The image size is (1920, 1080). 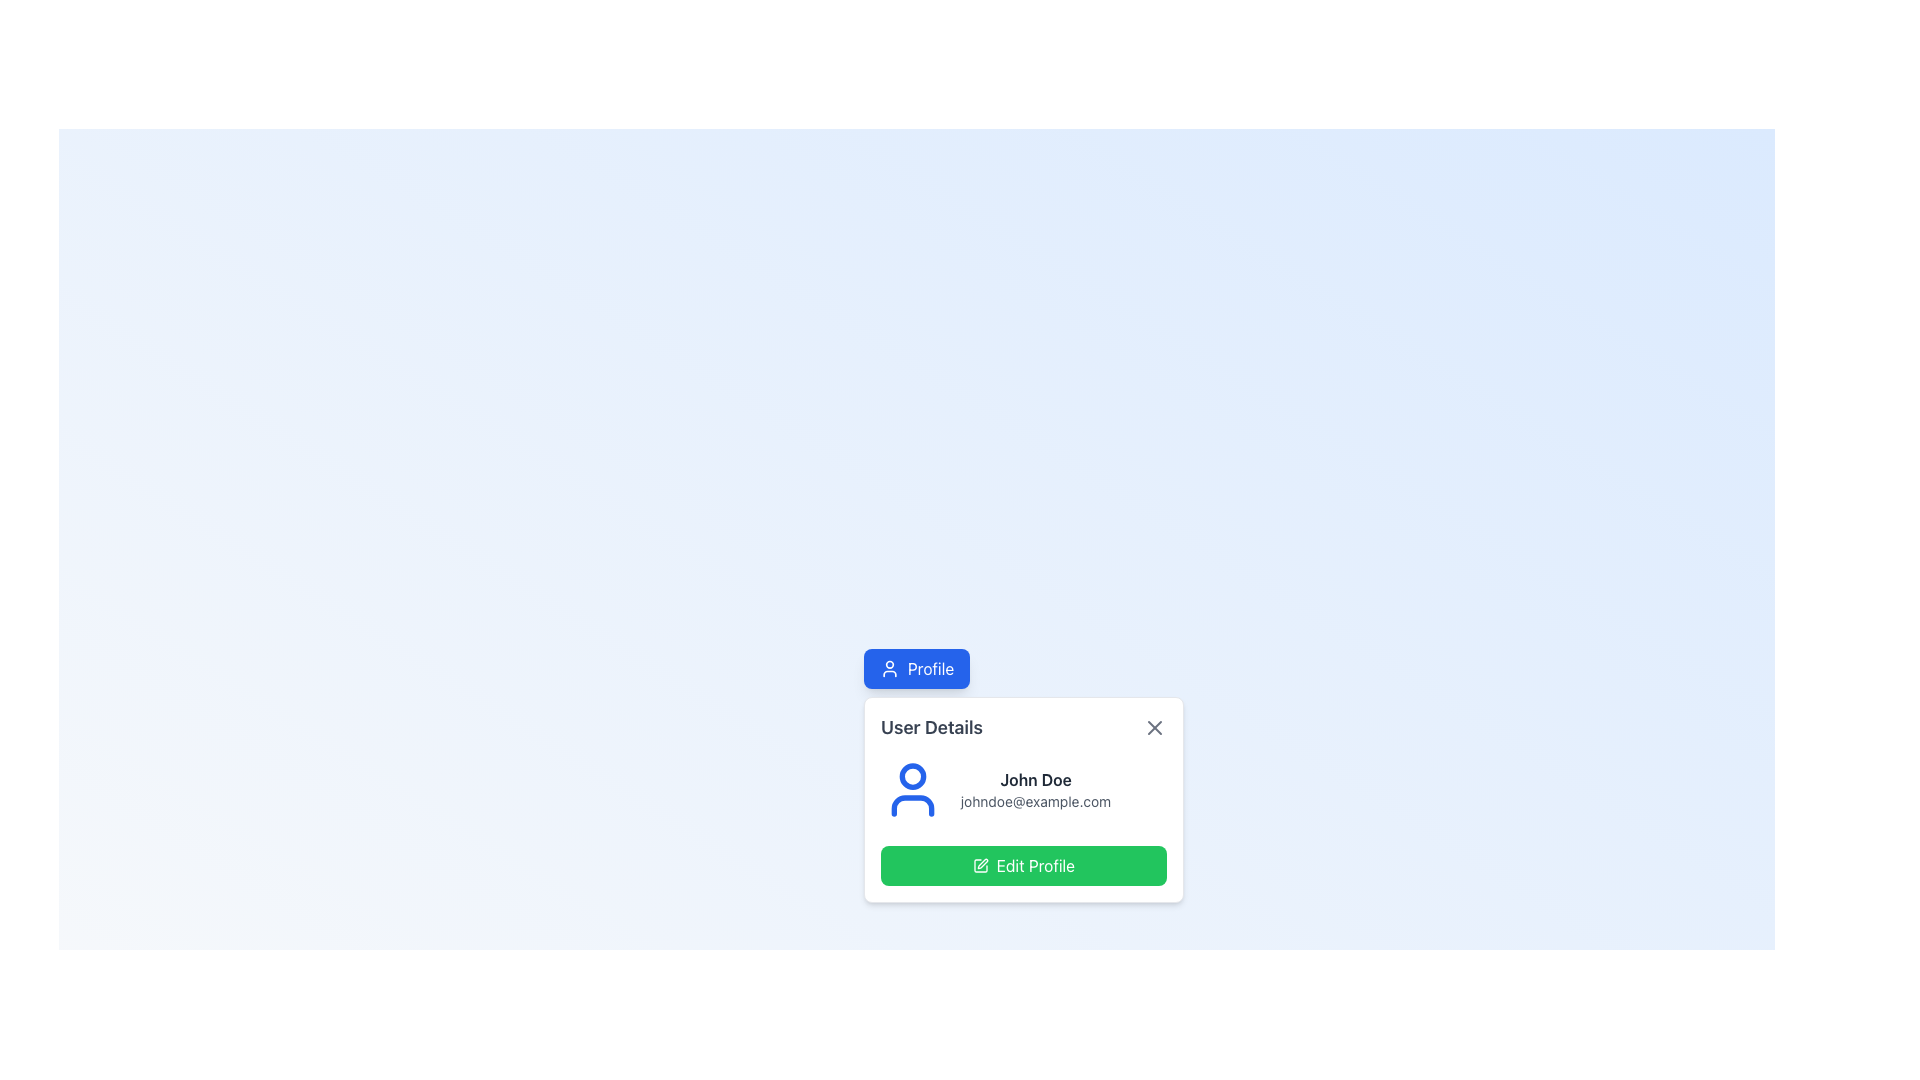 What do you see at coordinates (911, 789) in the screenshot?
I see `the user profile icon located in the top left corner of the user information card, adjacent to the user's name 'John Doe' and email address 'johndoe@example.com'` at bounding box center [911, 789].